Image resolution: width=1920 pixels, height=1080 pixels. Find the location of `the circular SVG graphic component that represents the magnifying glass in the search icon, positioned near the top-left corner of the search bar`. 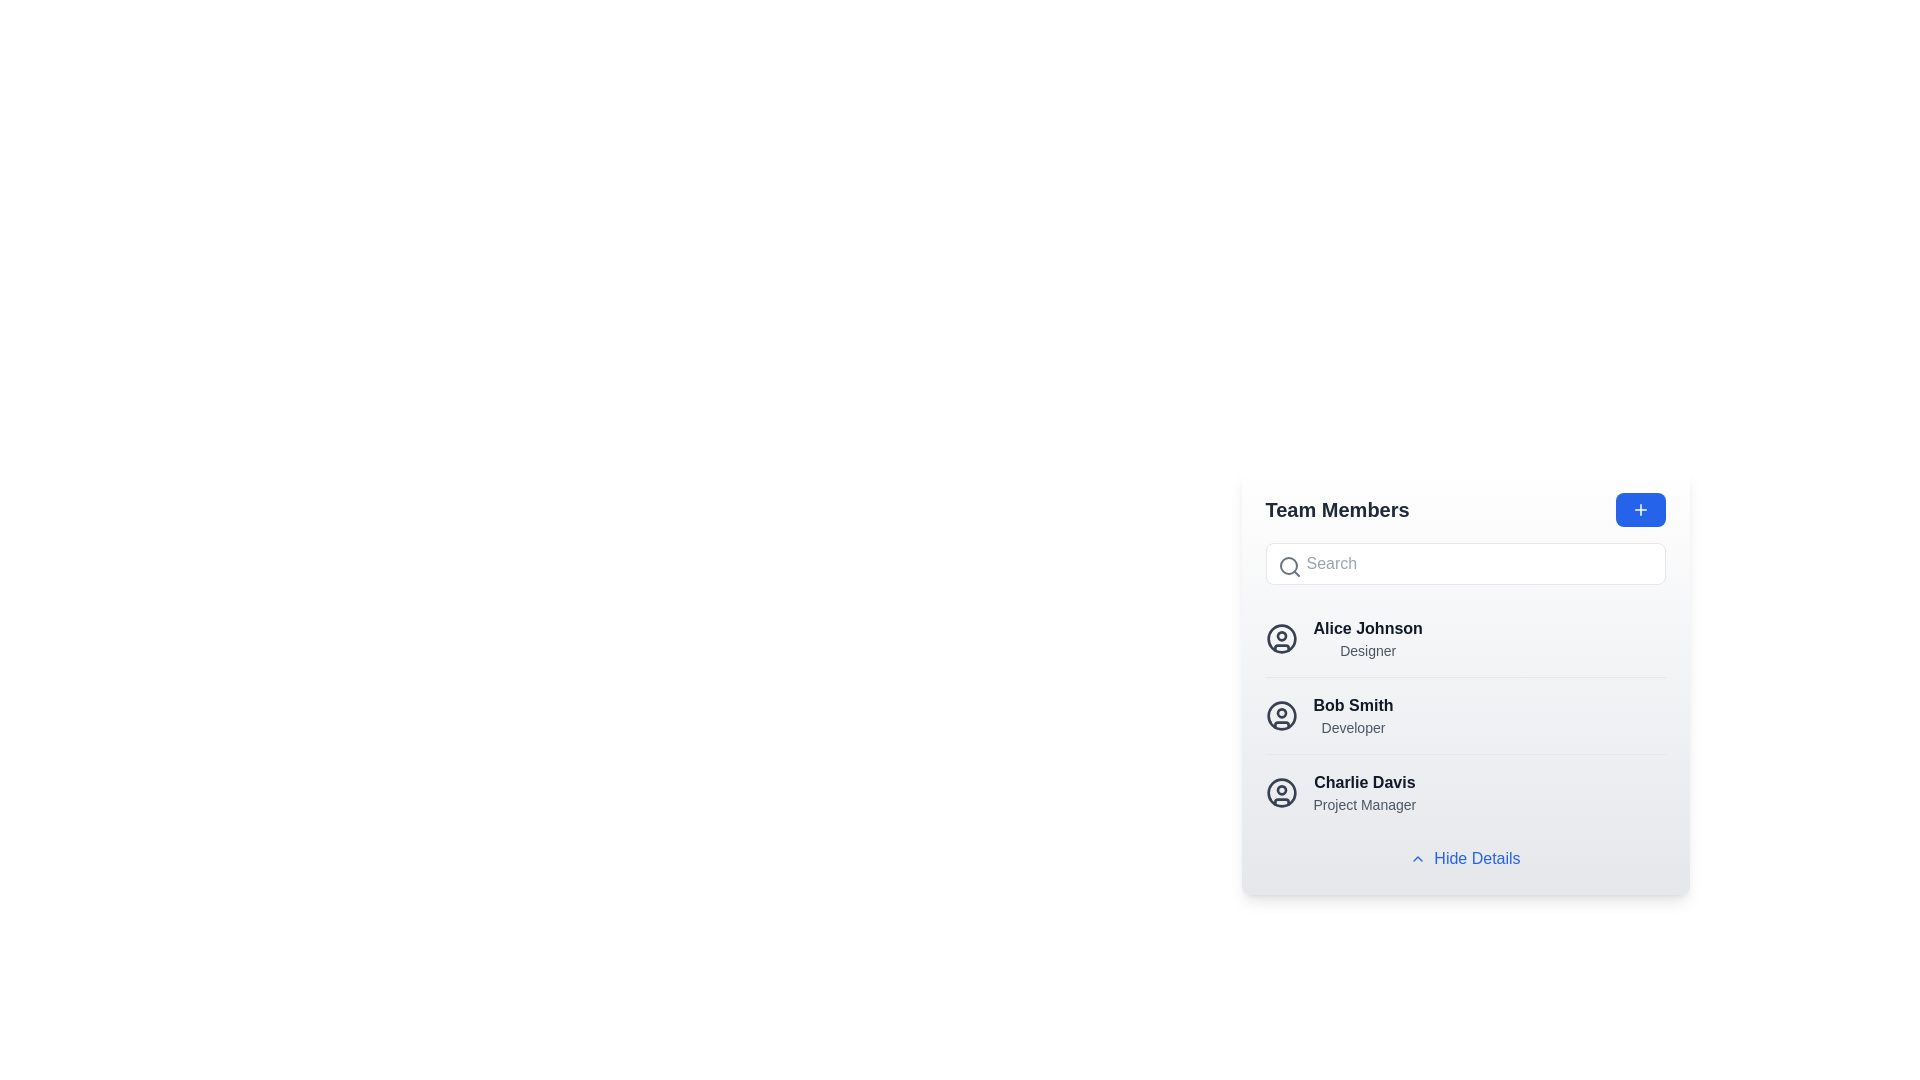

the circular SVG graphic component that represents the magnifying glass in the search icon, positioned near the top-left corner of the search bar is located at coordinates (1288, 566).